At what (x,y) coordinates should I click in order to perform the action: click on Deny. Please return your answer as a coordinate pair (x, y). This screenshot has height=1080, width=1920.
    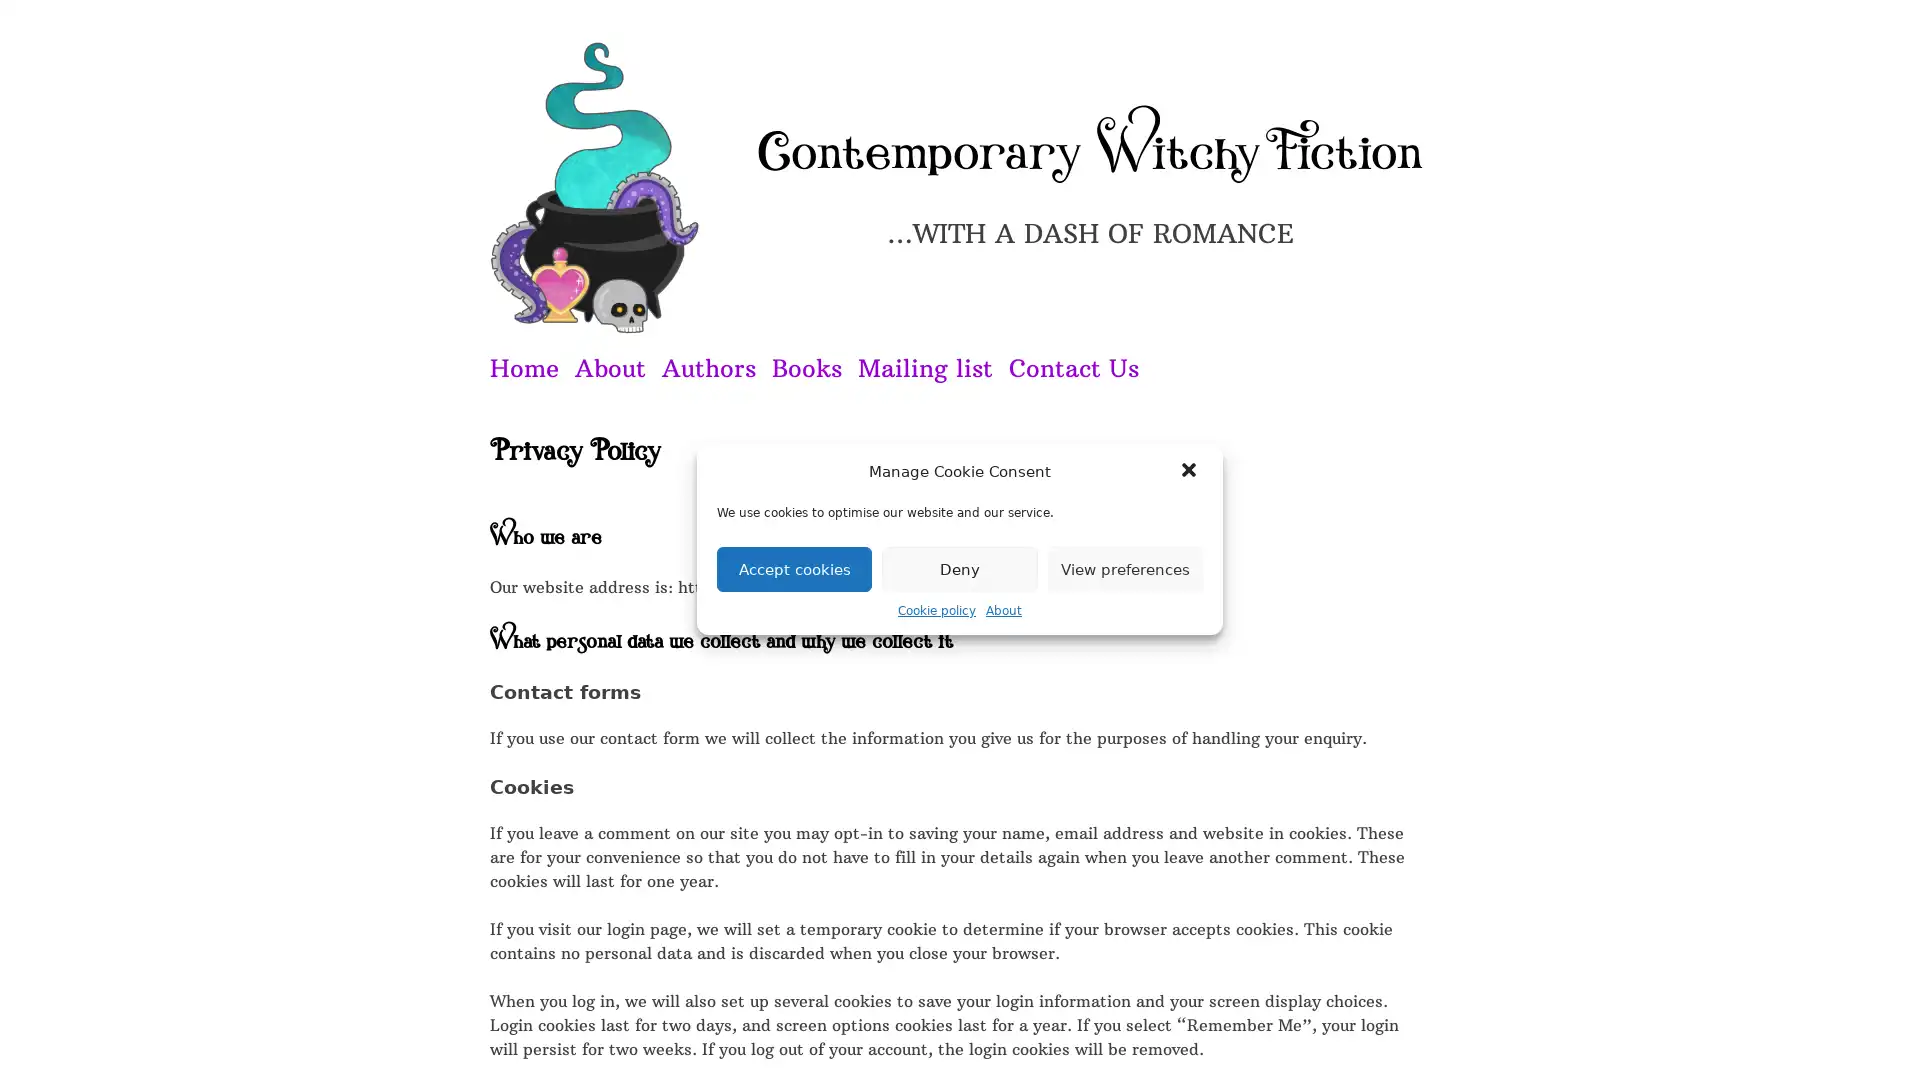
    Looking at the image, I should click on (958, 569).